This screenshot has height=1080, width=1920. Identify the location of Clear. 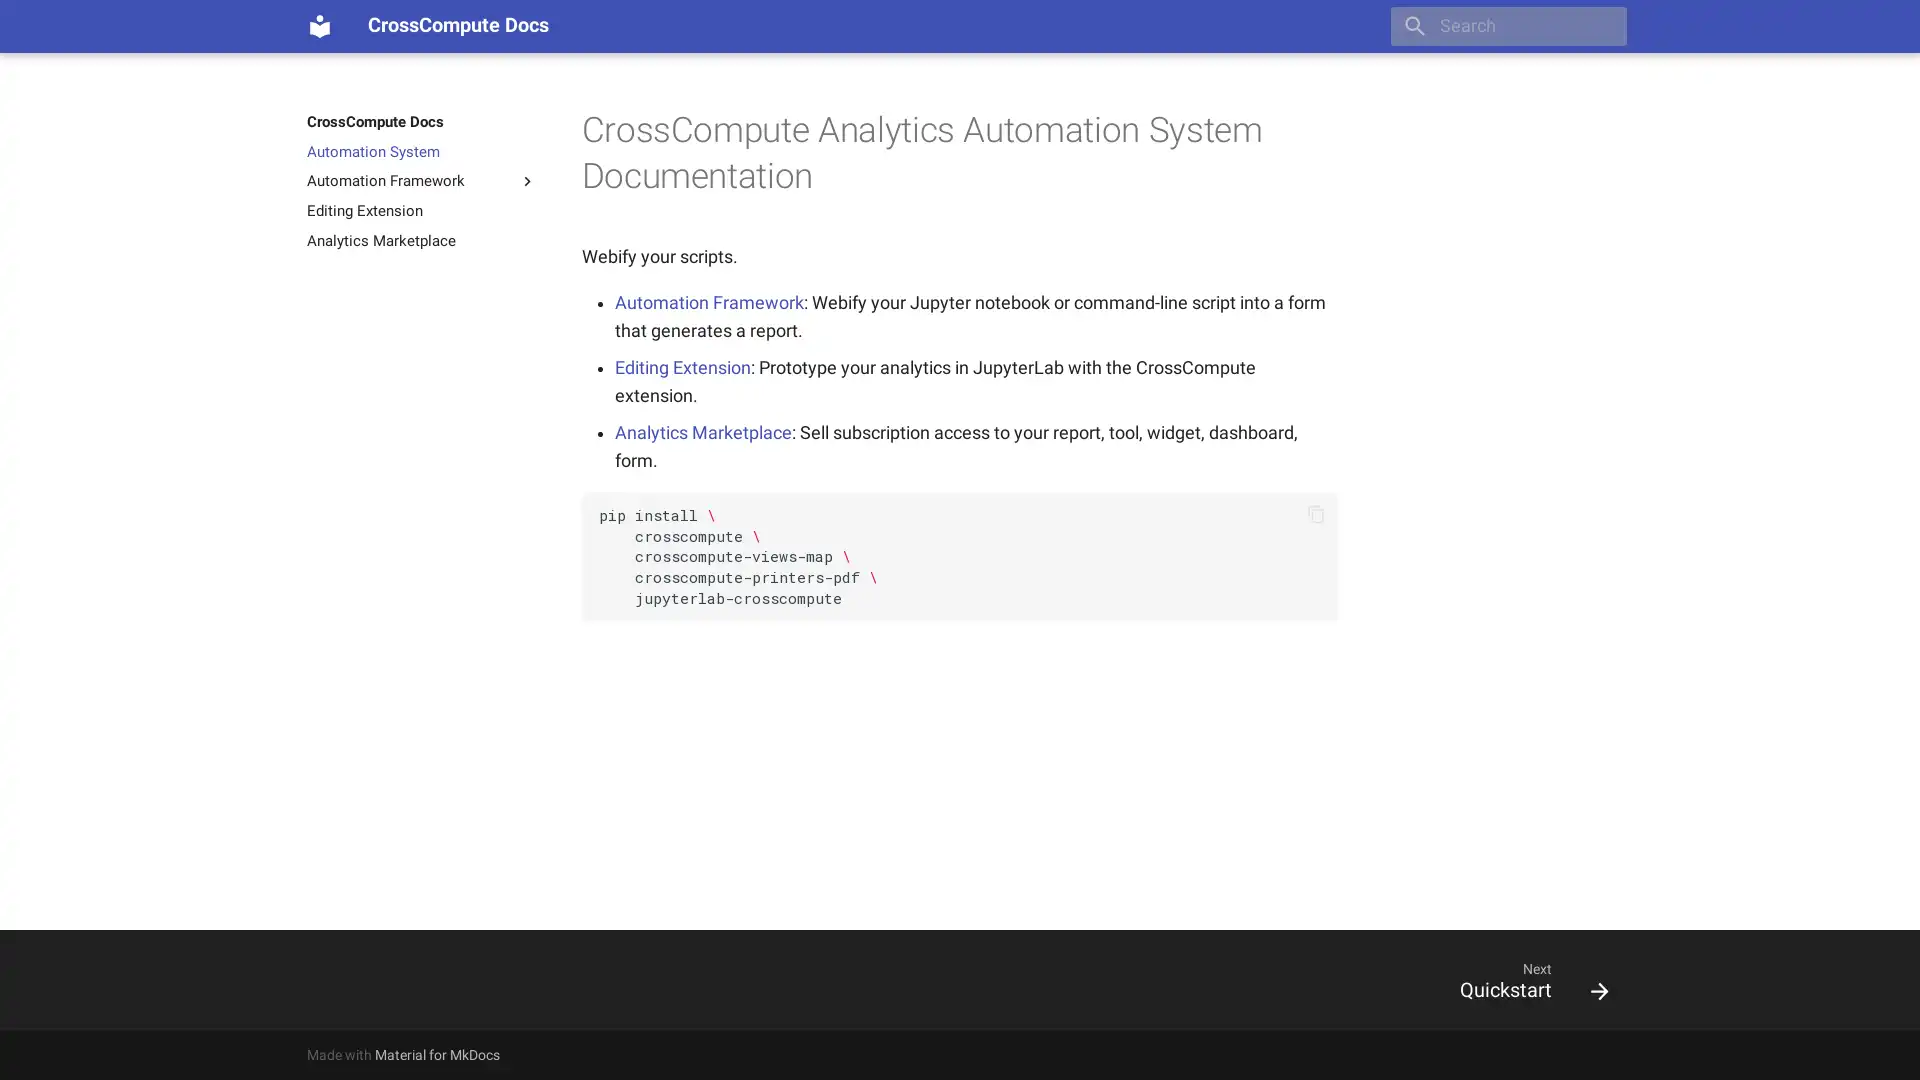
(1602, 26).